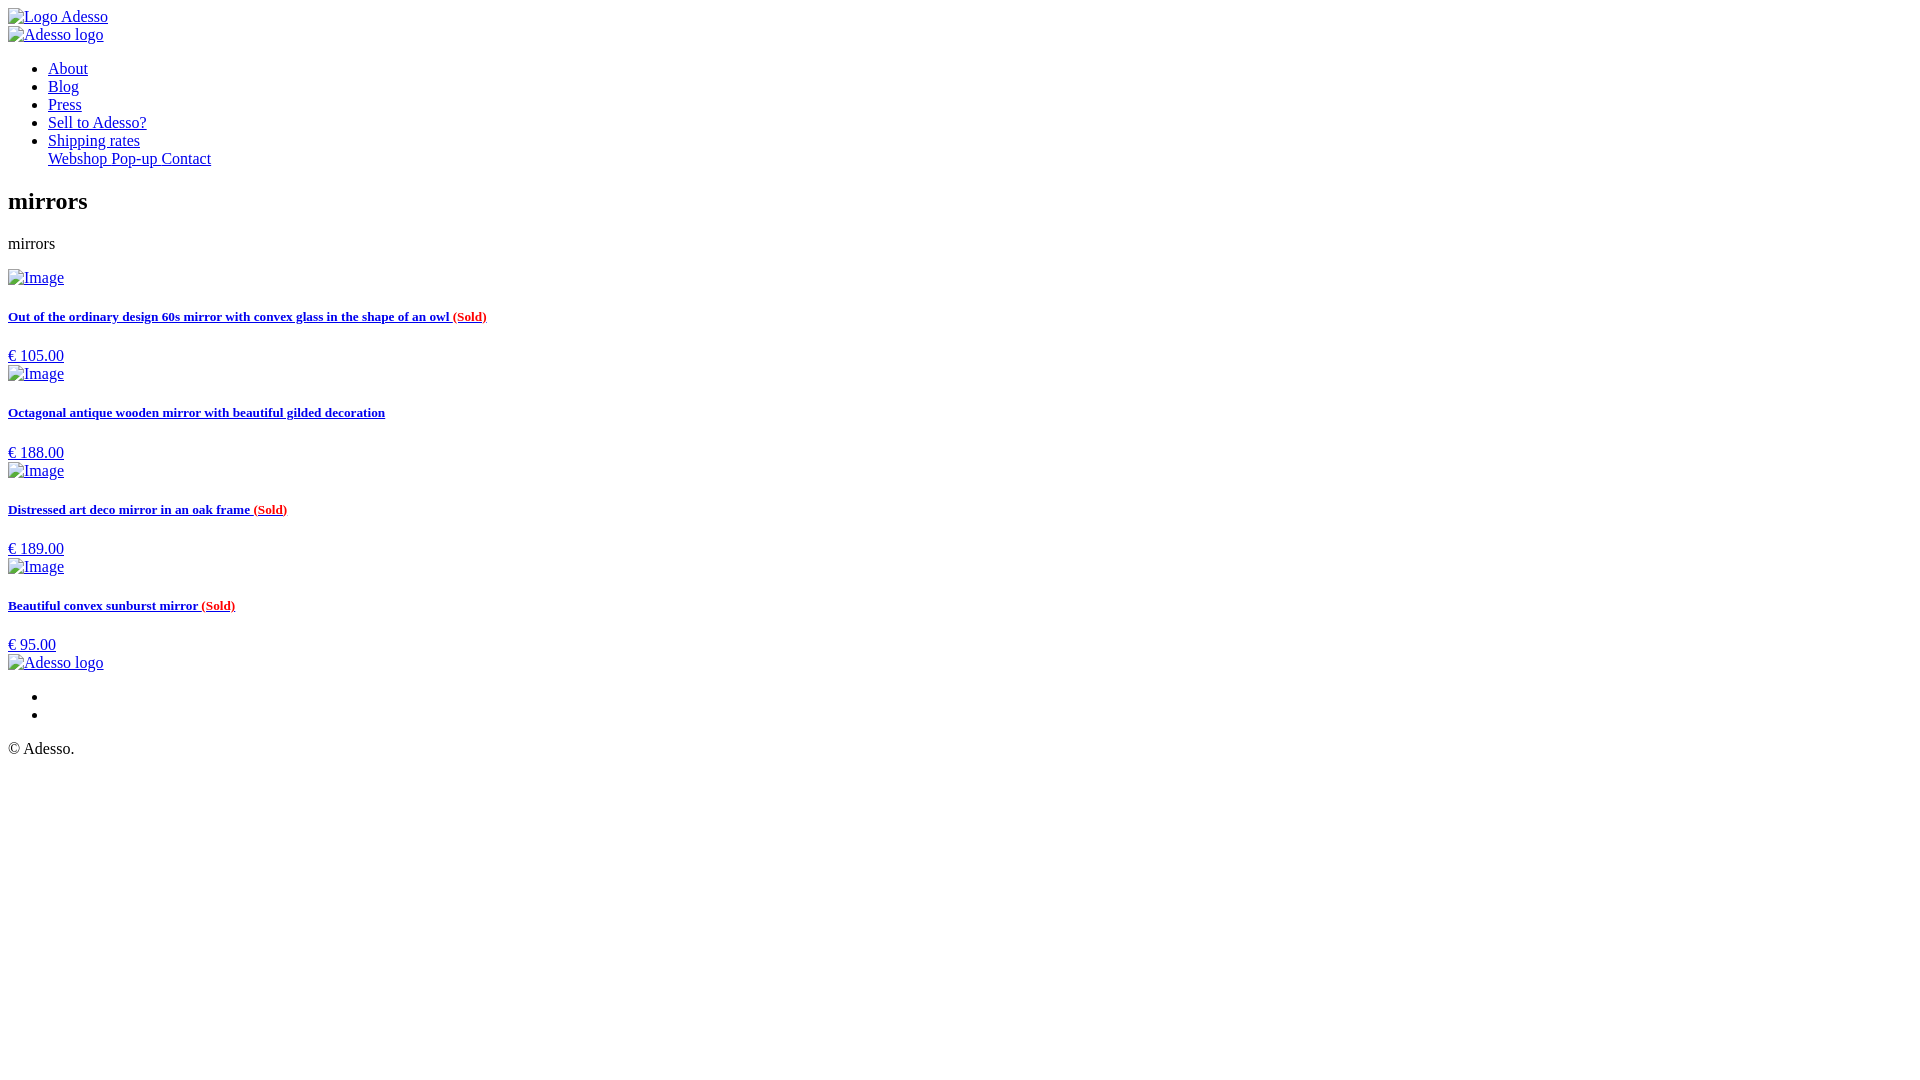 Image resolution: width=1920 pixels, height=1080 pixels. Describe the element at coordinates (63, 85) in the screenshot. I see `'Blog'` at that location.